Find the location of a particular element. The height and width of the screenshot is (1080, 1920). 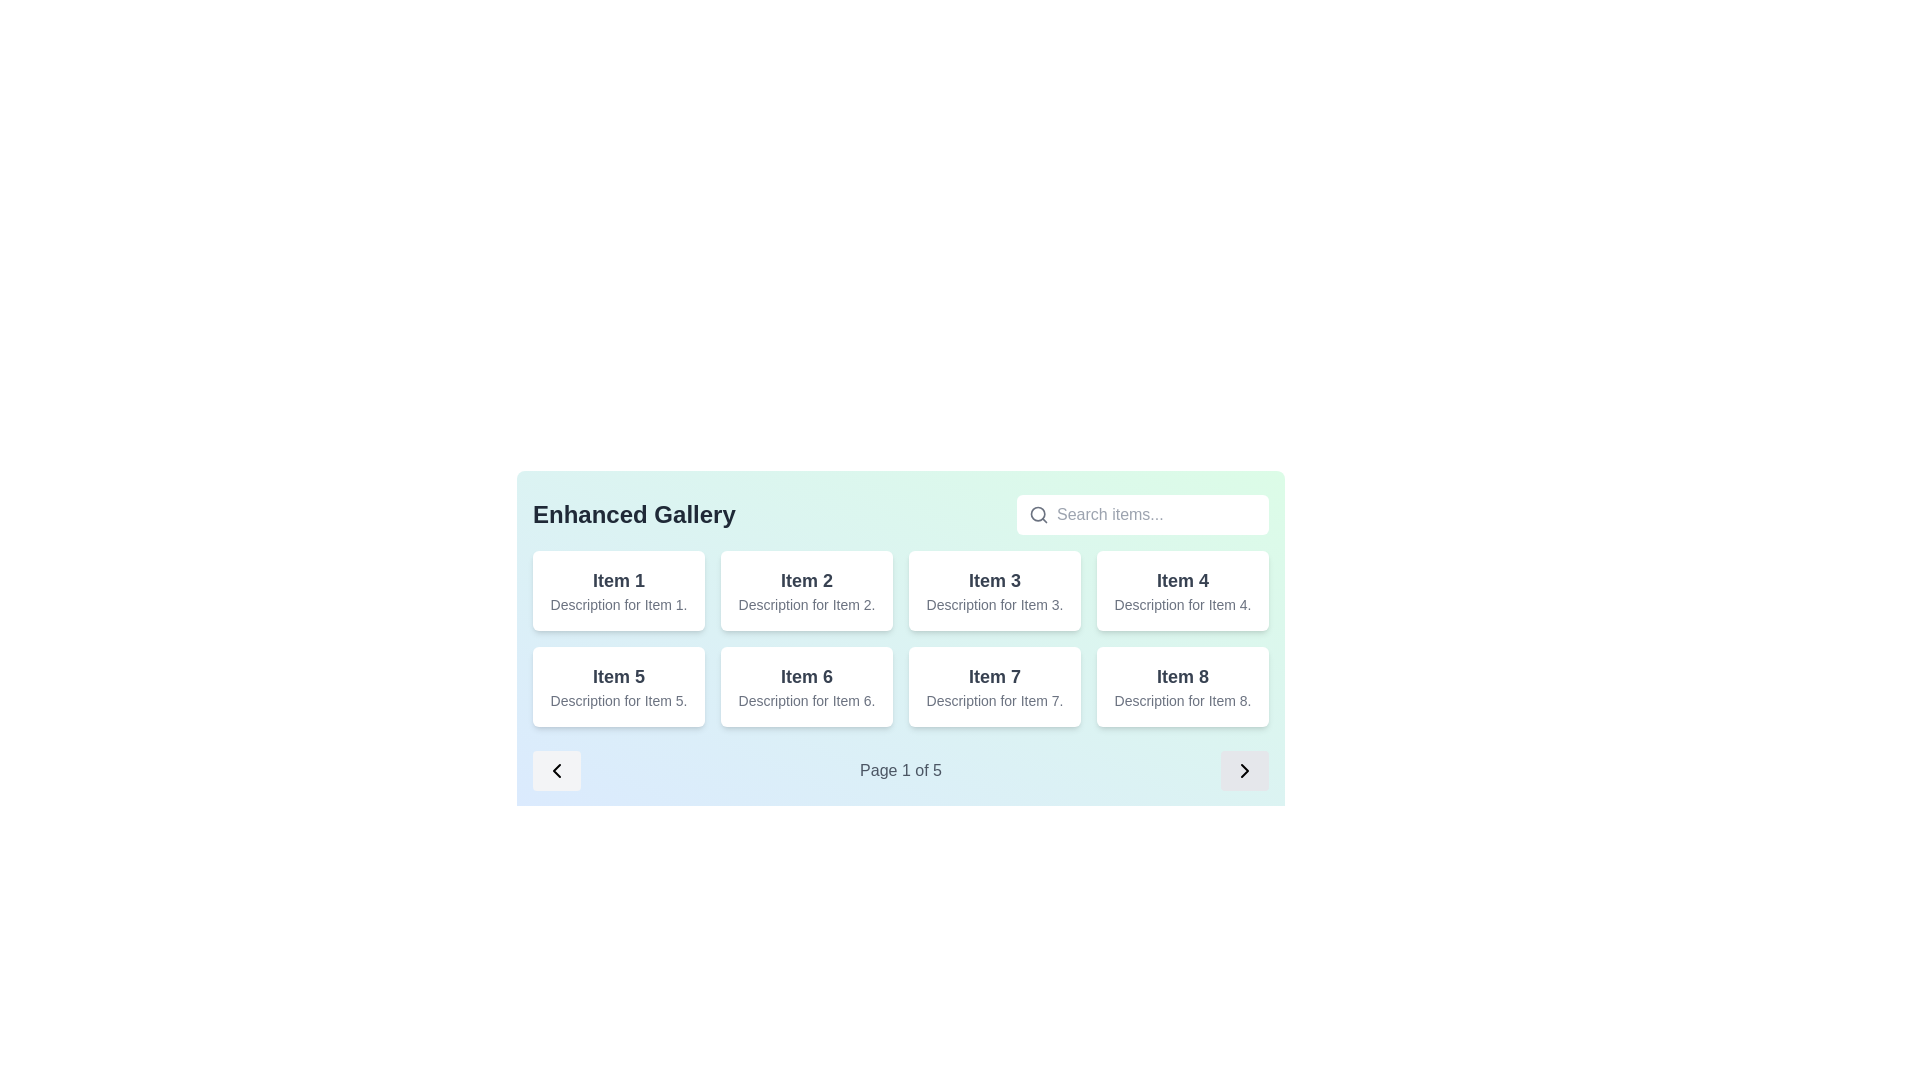

the title text element located in the card within the third row and first column, which serves as the main label or identifier for the card is located at coordinates (994, 676).